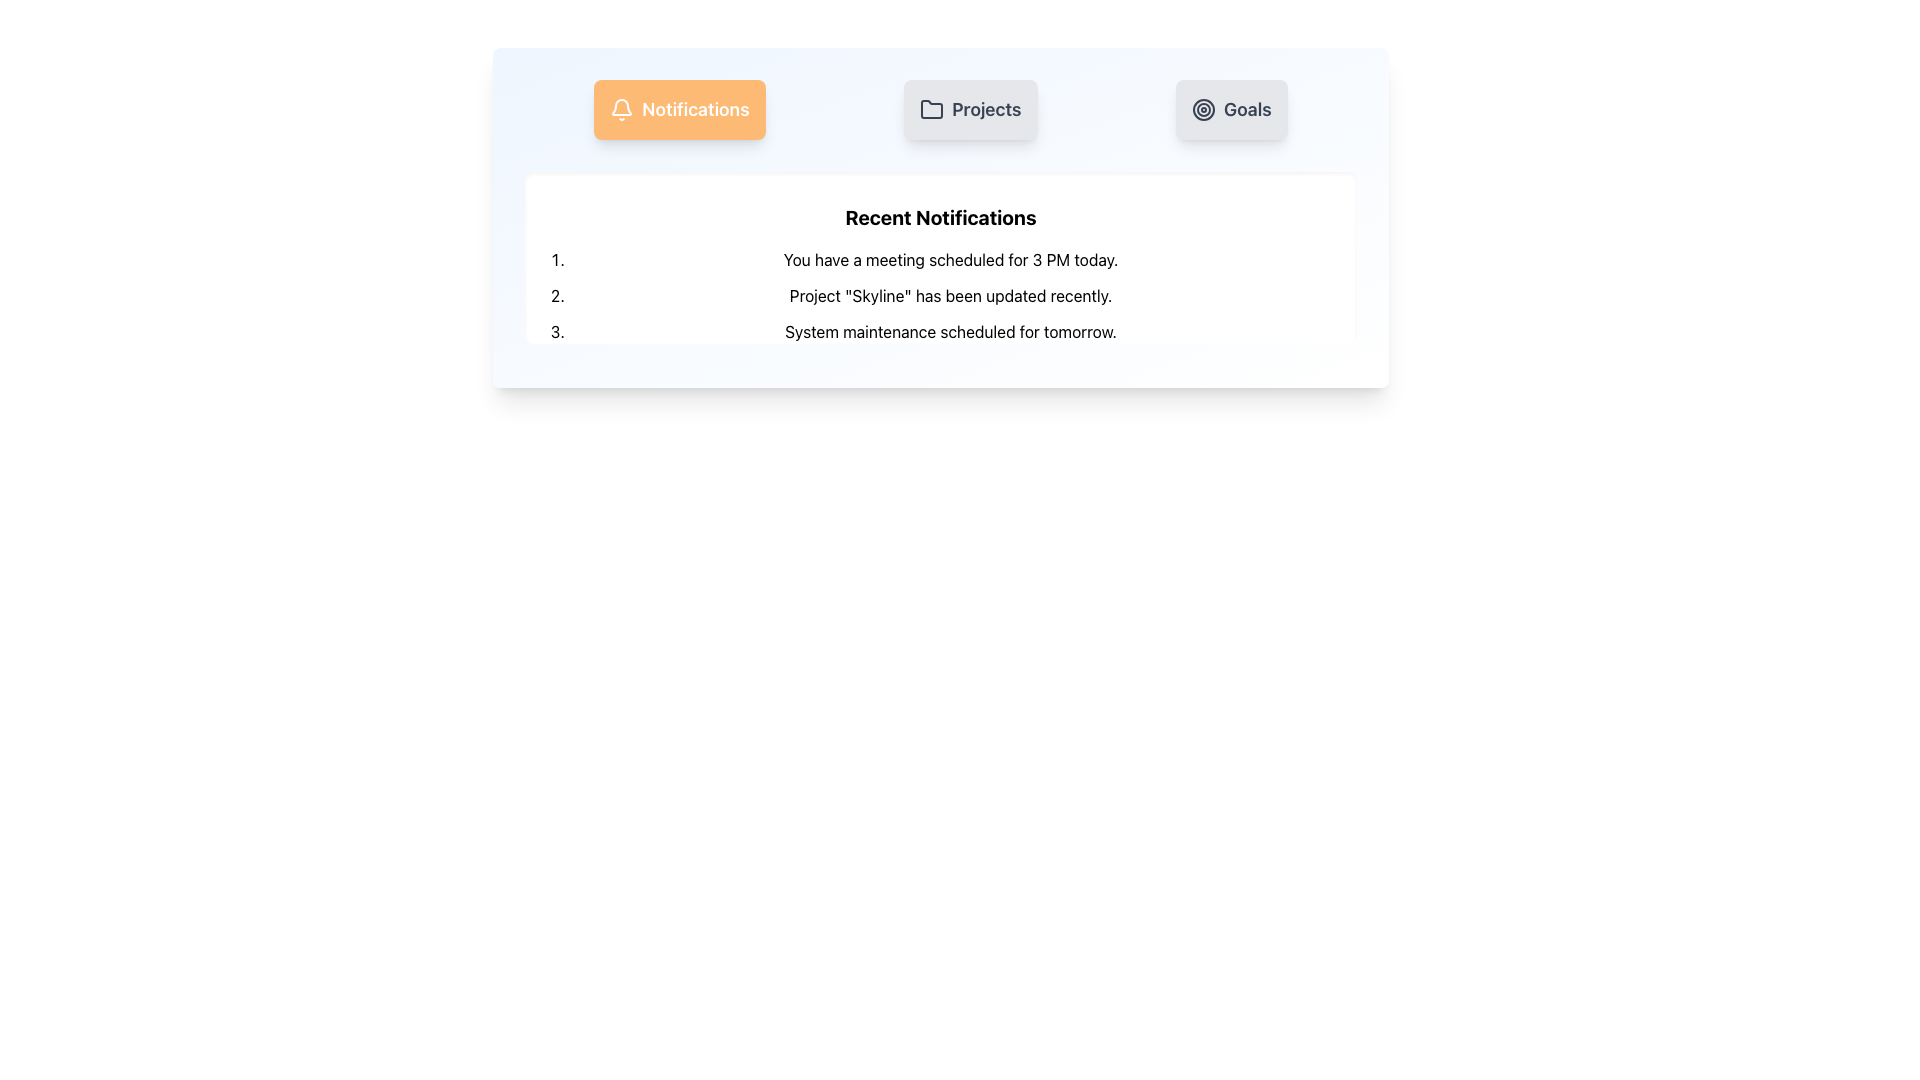 The height and width of the screenshot is (1080, 1920). What do you see at coordinates (949, 258) in the screenshot?
I see `the first item in the ordered list of recent notifications, which states 'You have a meeting scheduled for 3 PM today.'` at bounding box center [949, 258].